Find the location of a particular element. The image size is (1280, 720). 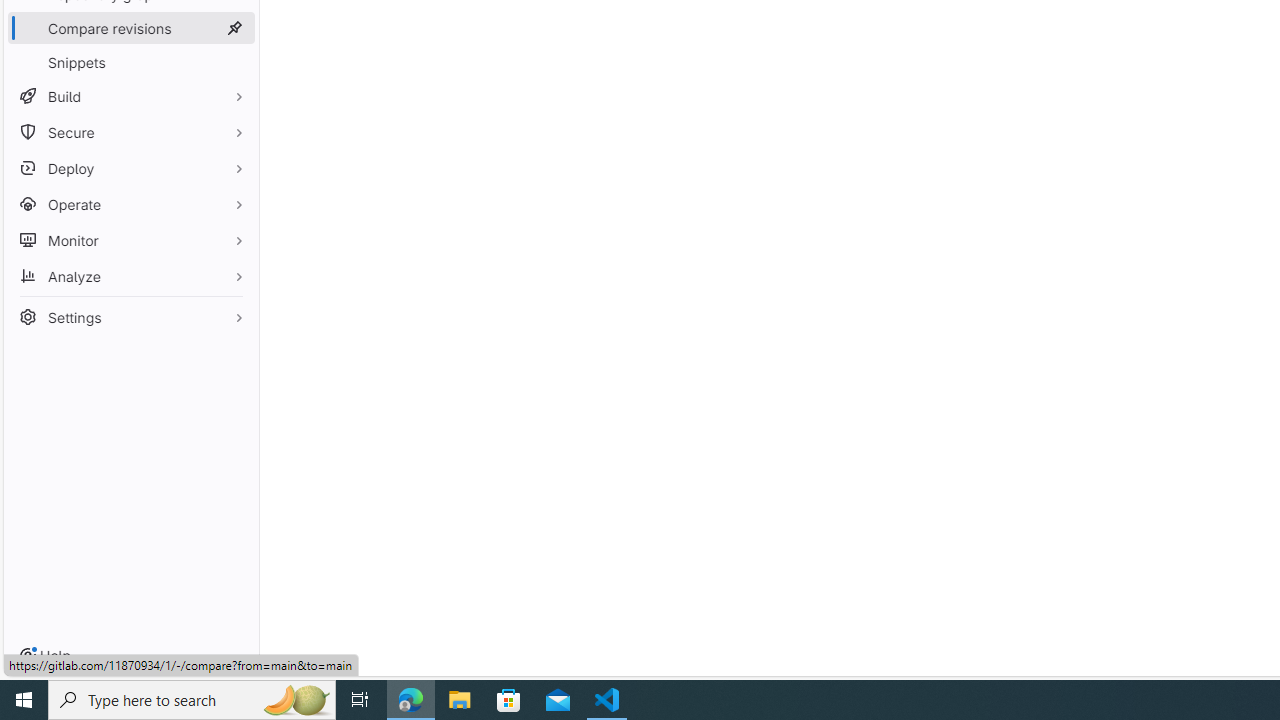

'Compare revisions' is located at coordinates (130, 28).